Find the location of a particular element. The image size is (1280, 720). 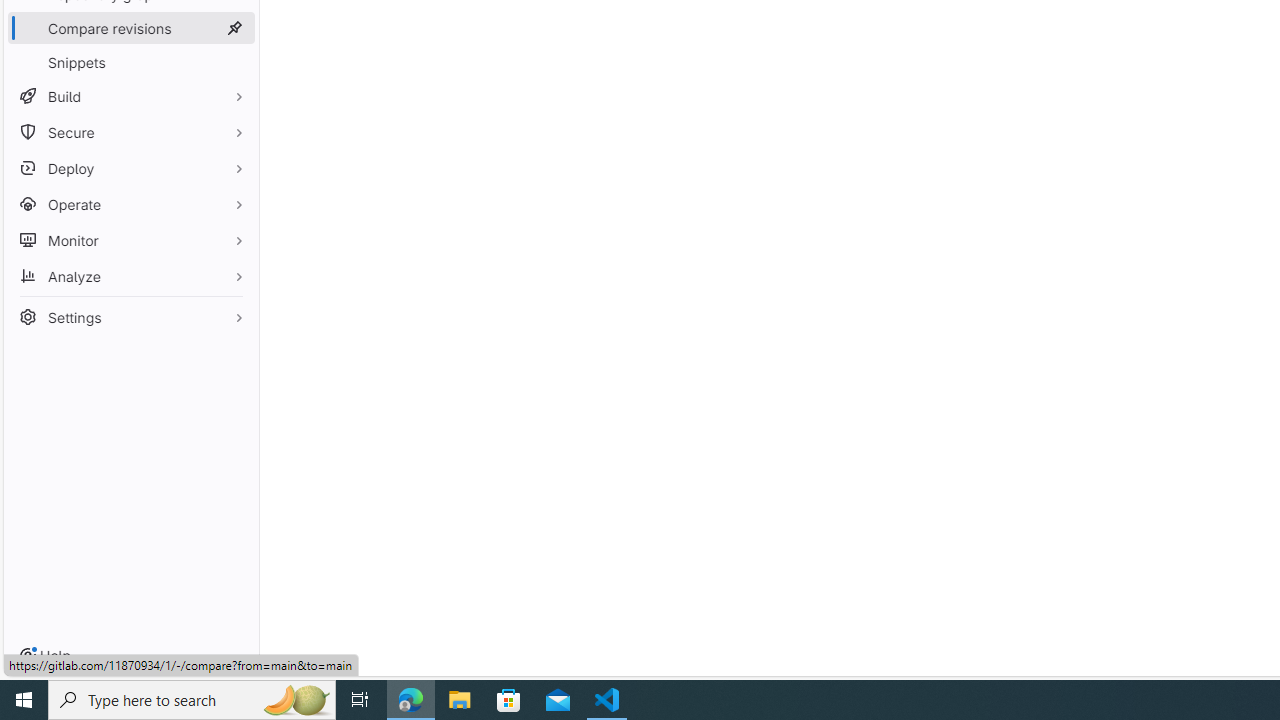

'Compare revisions' is located at coordinates (130, 28).